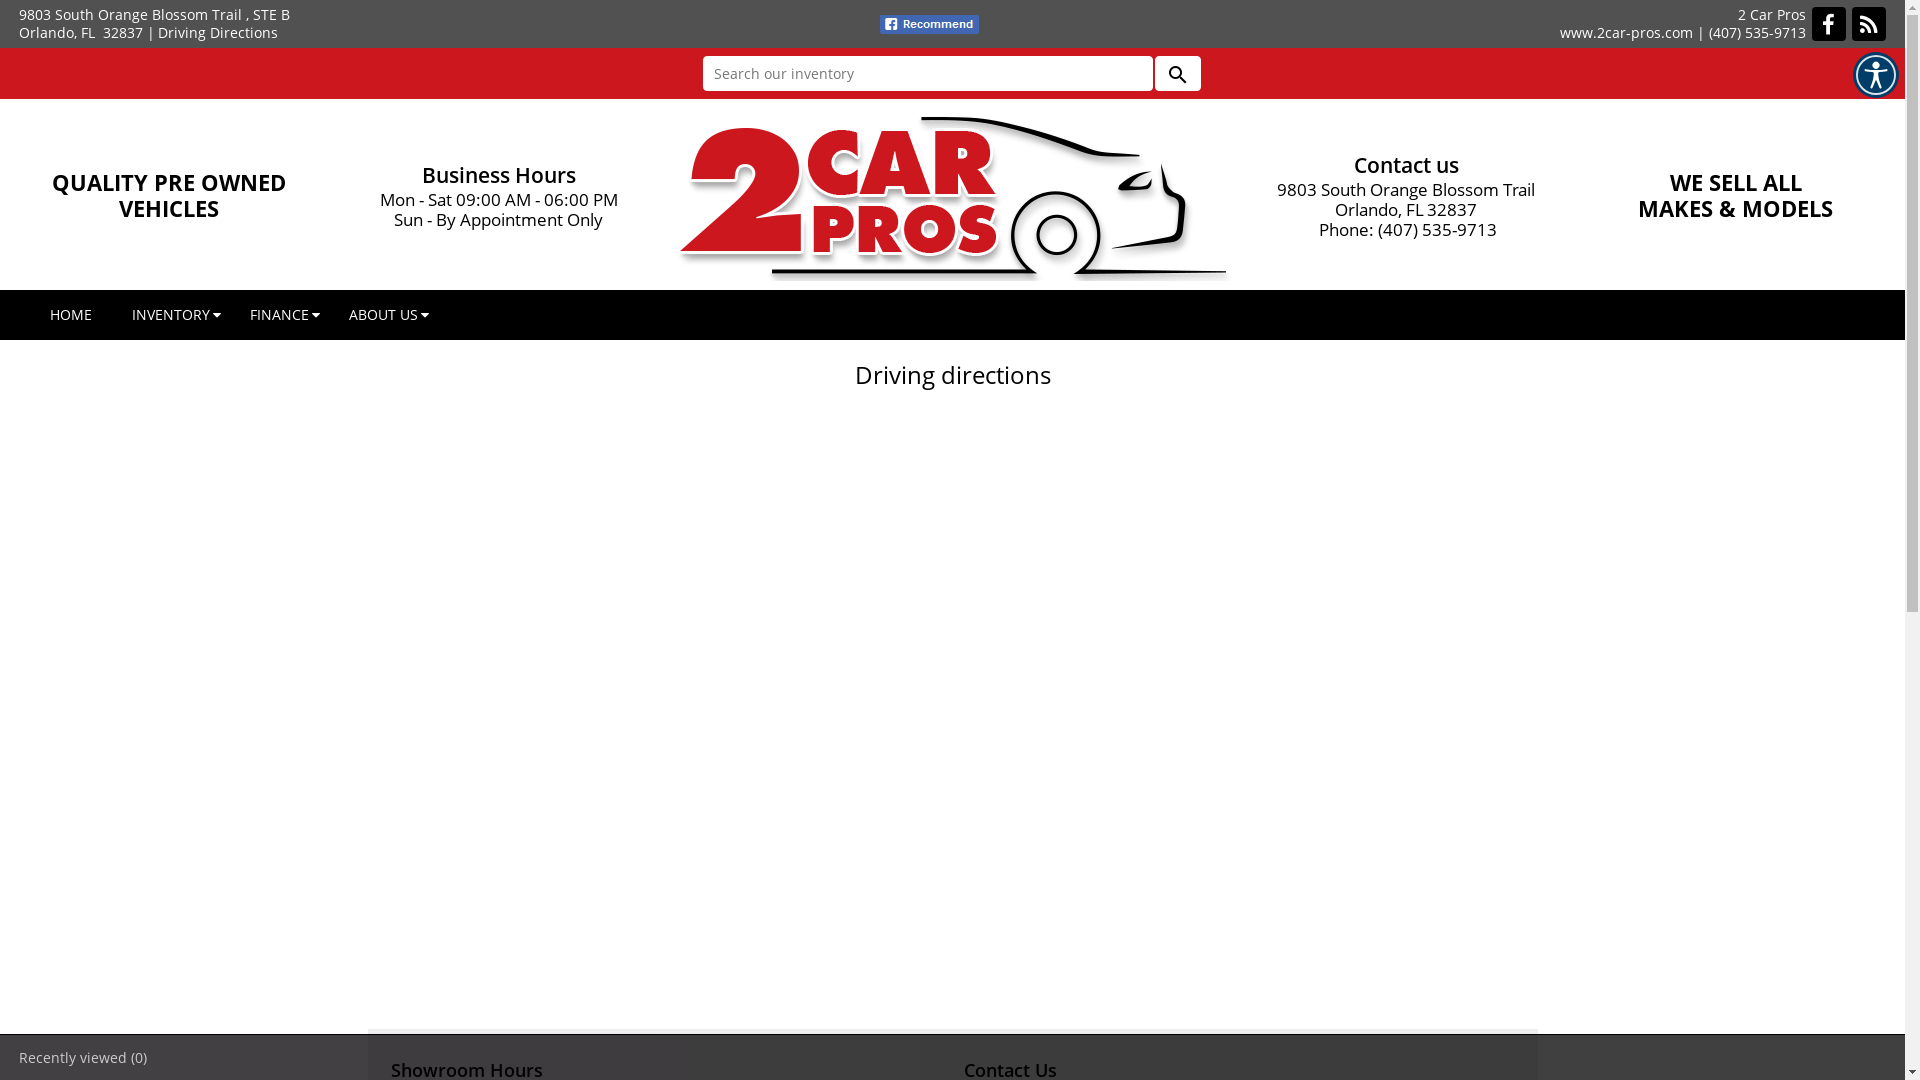  I want to click on 'Driving Directions', so click(157, 32).